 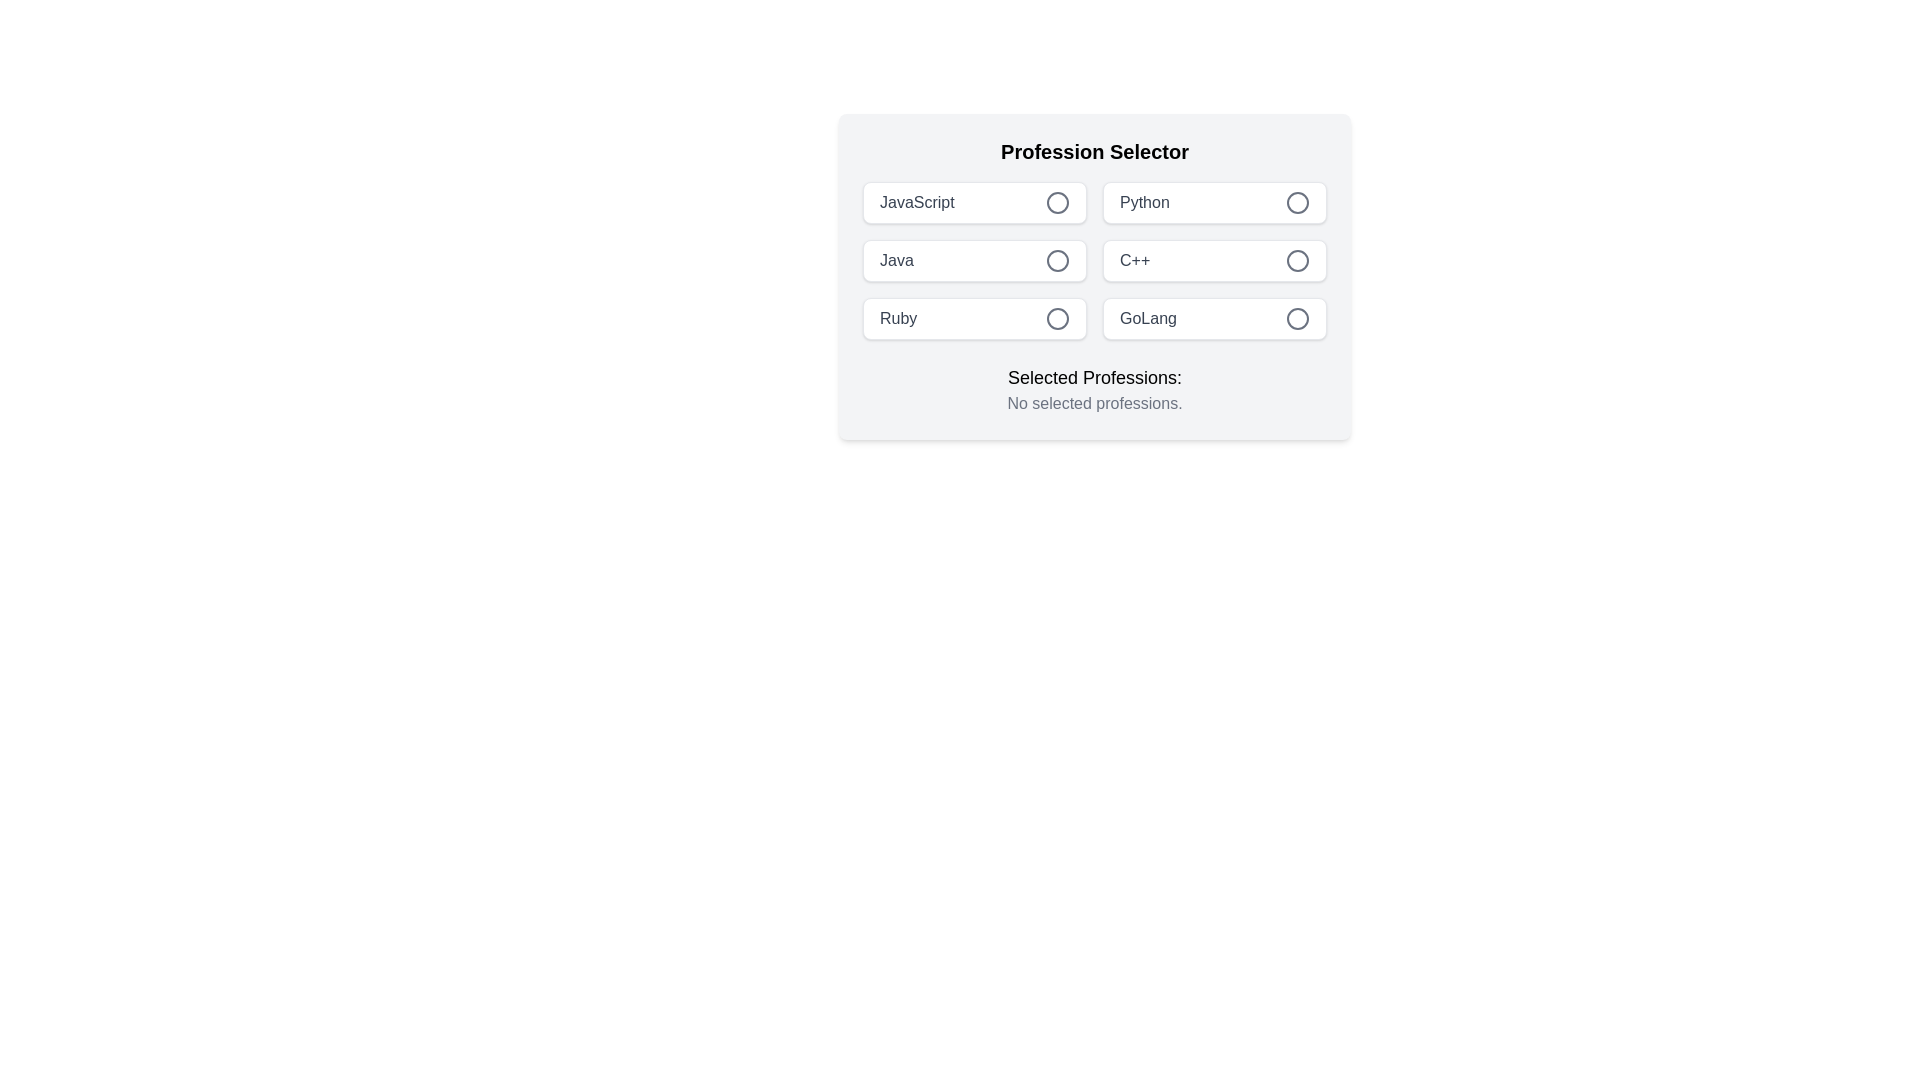 What do you see at coordinates (1297, 318) in the screenshot?
I see `the radio button indicator (circle) for the 'GoLang' option in the 'Profession Selector' interface to enable keyboard selection` at bounding box center [1297, 318].